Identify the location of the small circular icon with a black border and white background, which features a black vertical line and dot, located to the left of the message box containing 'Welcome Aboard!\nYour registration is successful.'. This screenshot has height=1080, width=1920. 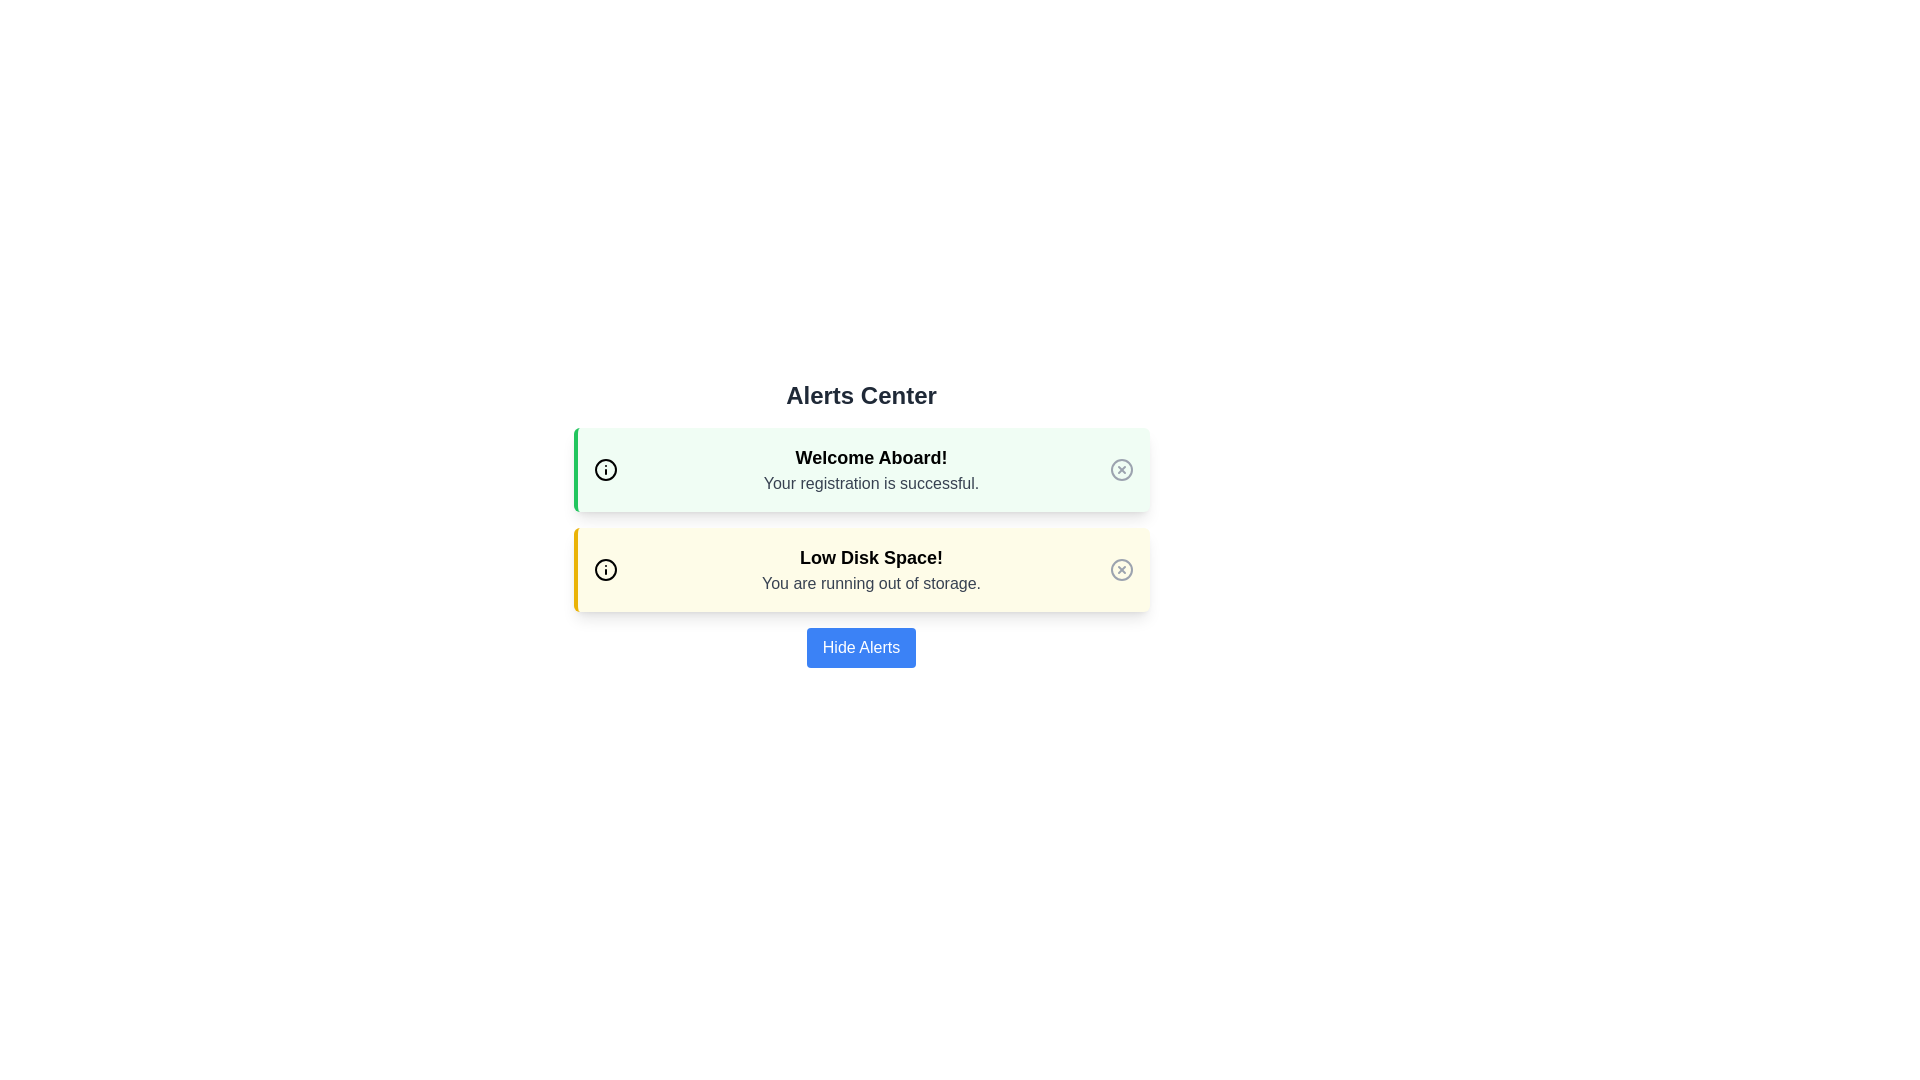
(604, 470).